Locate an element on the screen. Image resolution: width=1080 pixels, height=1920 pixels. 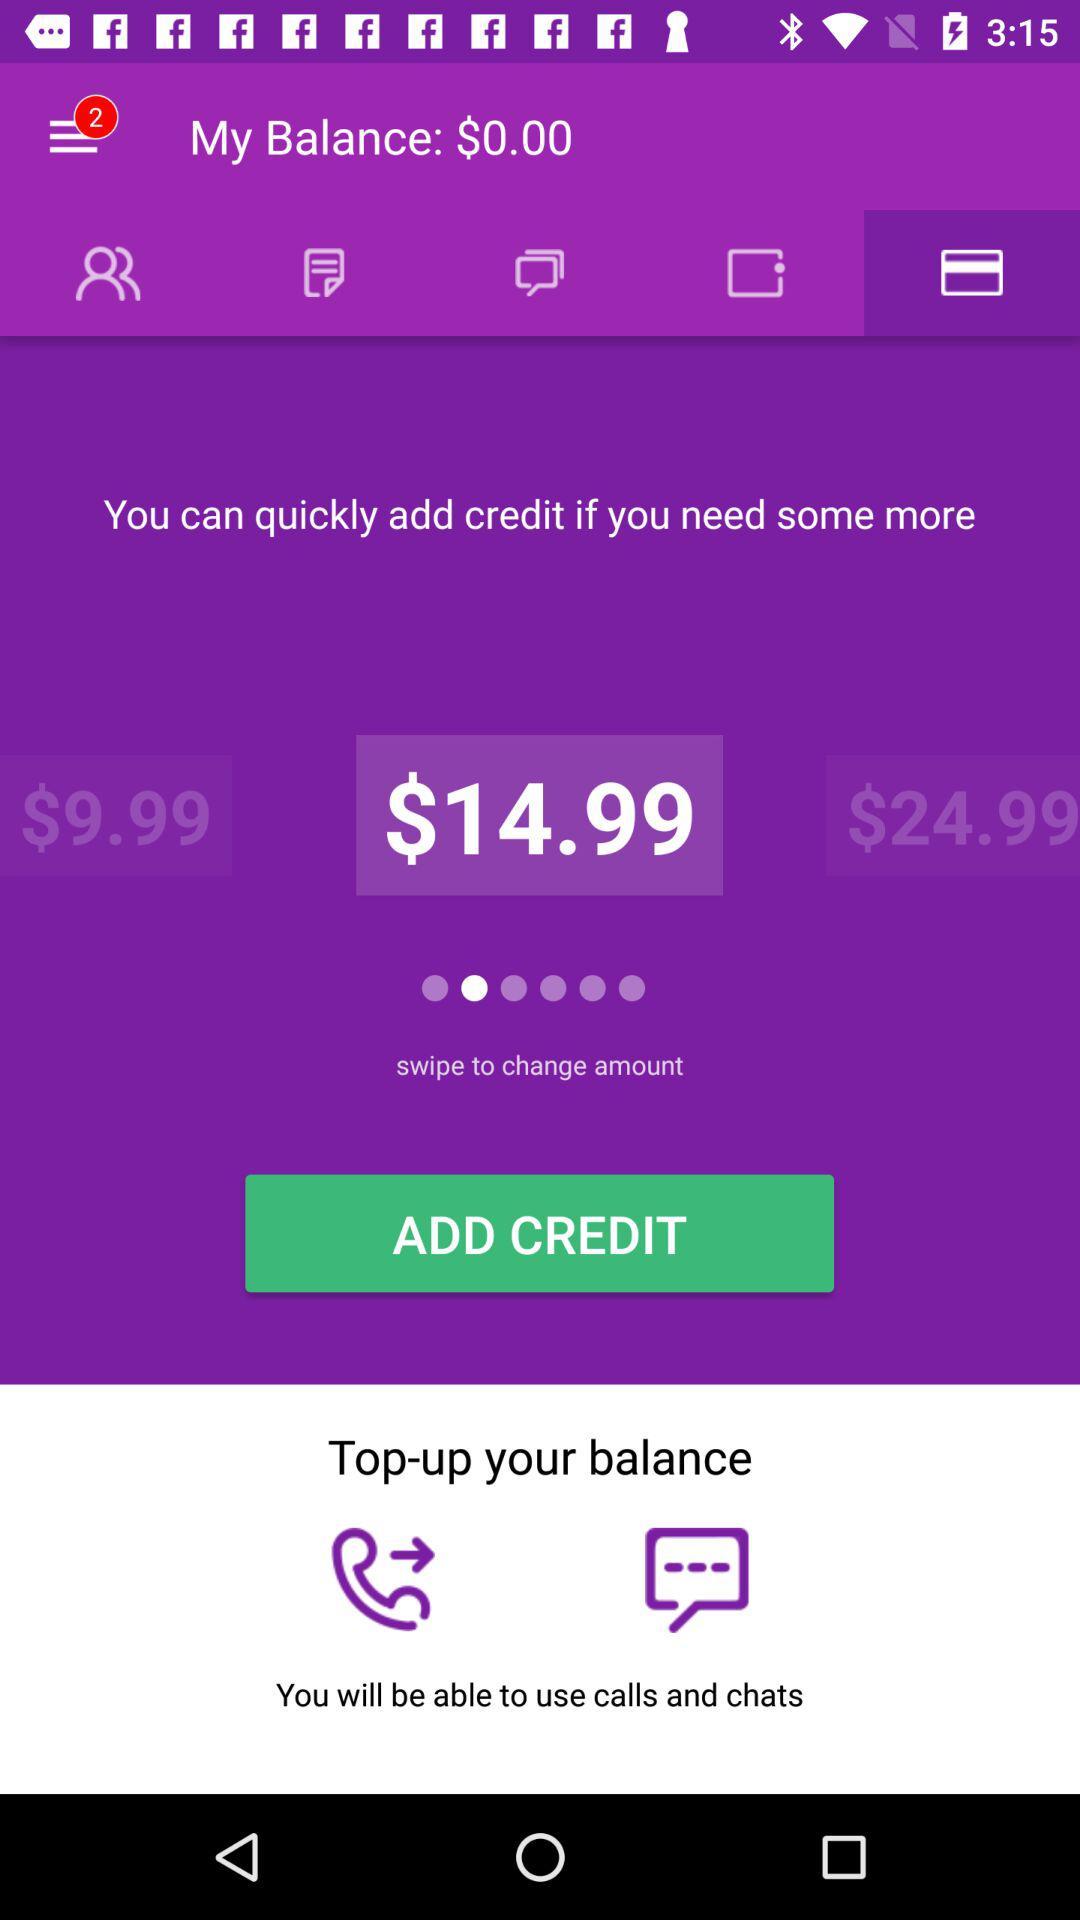
the icon next to the my balance 0 is located at coordinates (72, 135).